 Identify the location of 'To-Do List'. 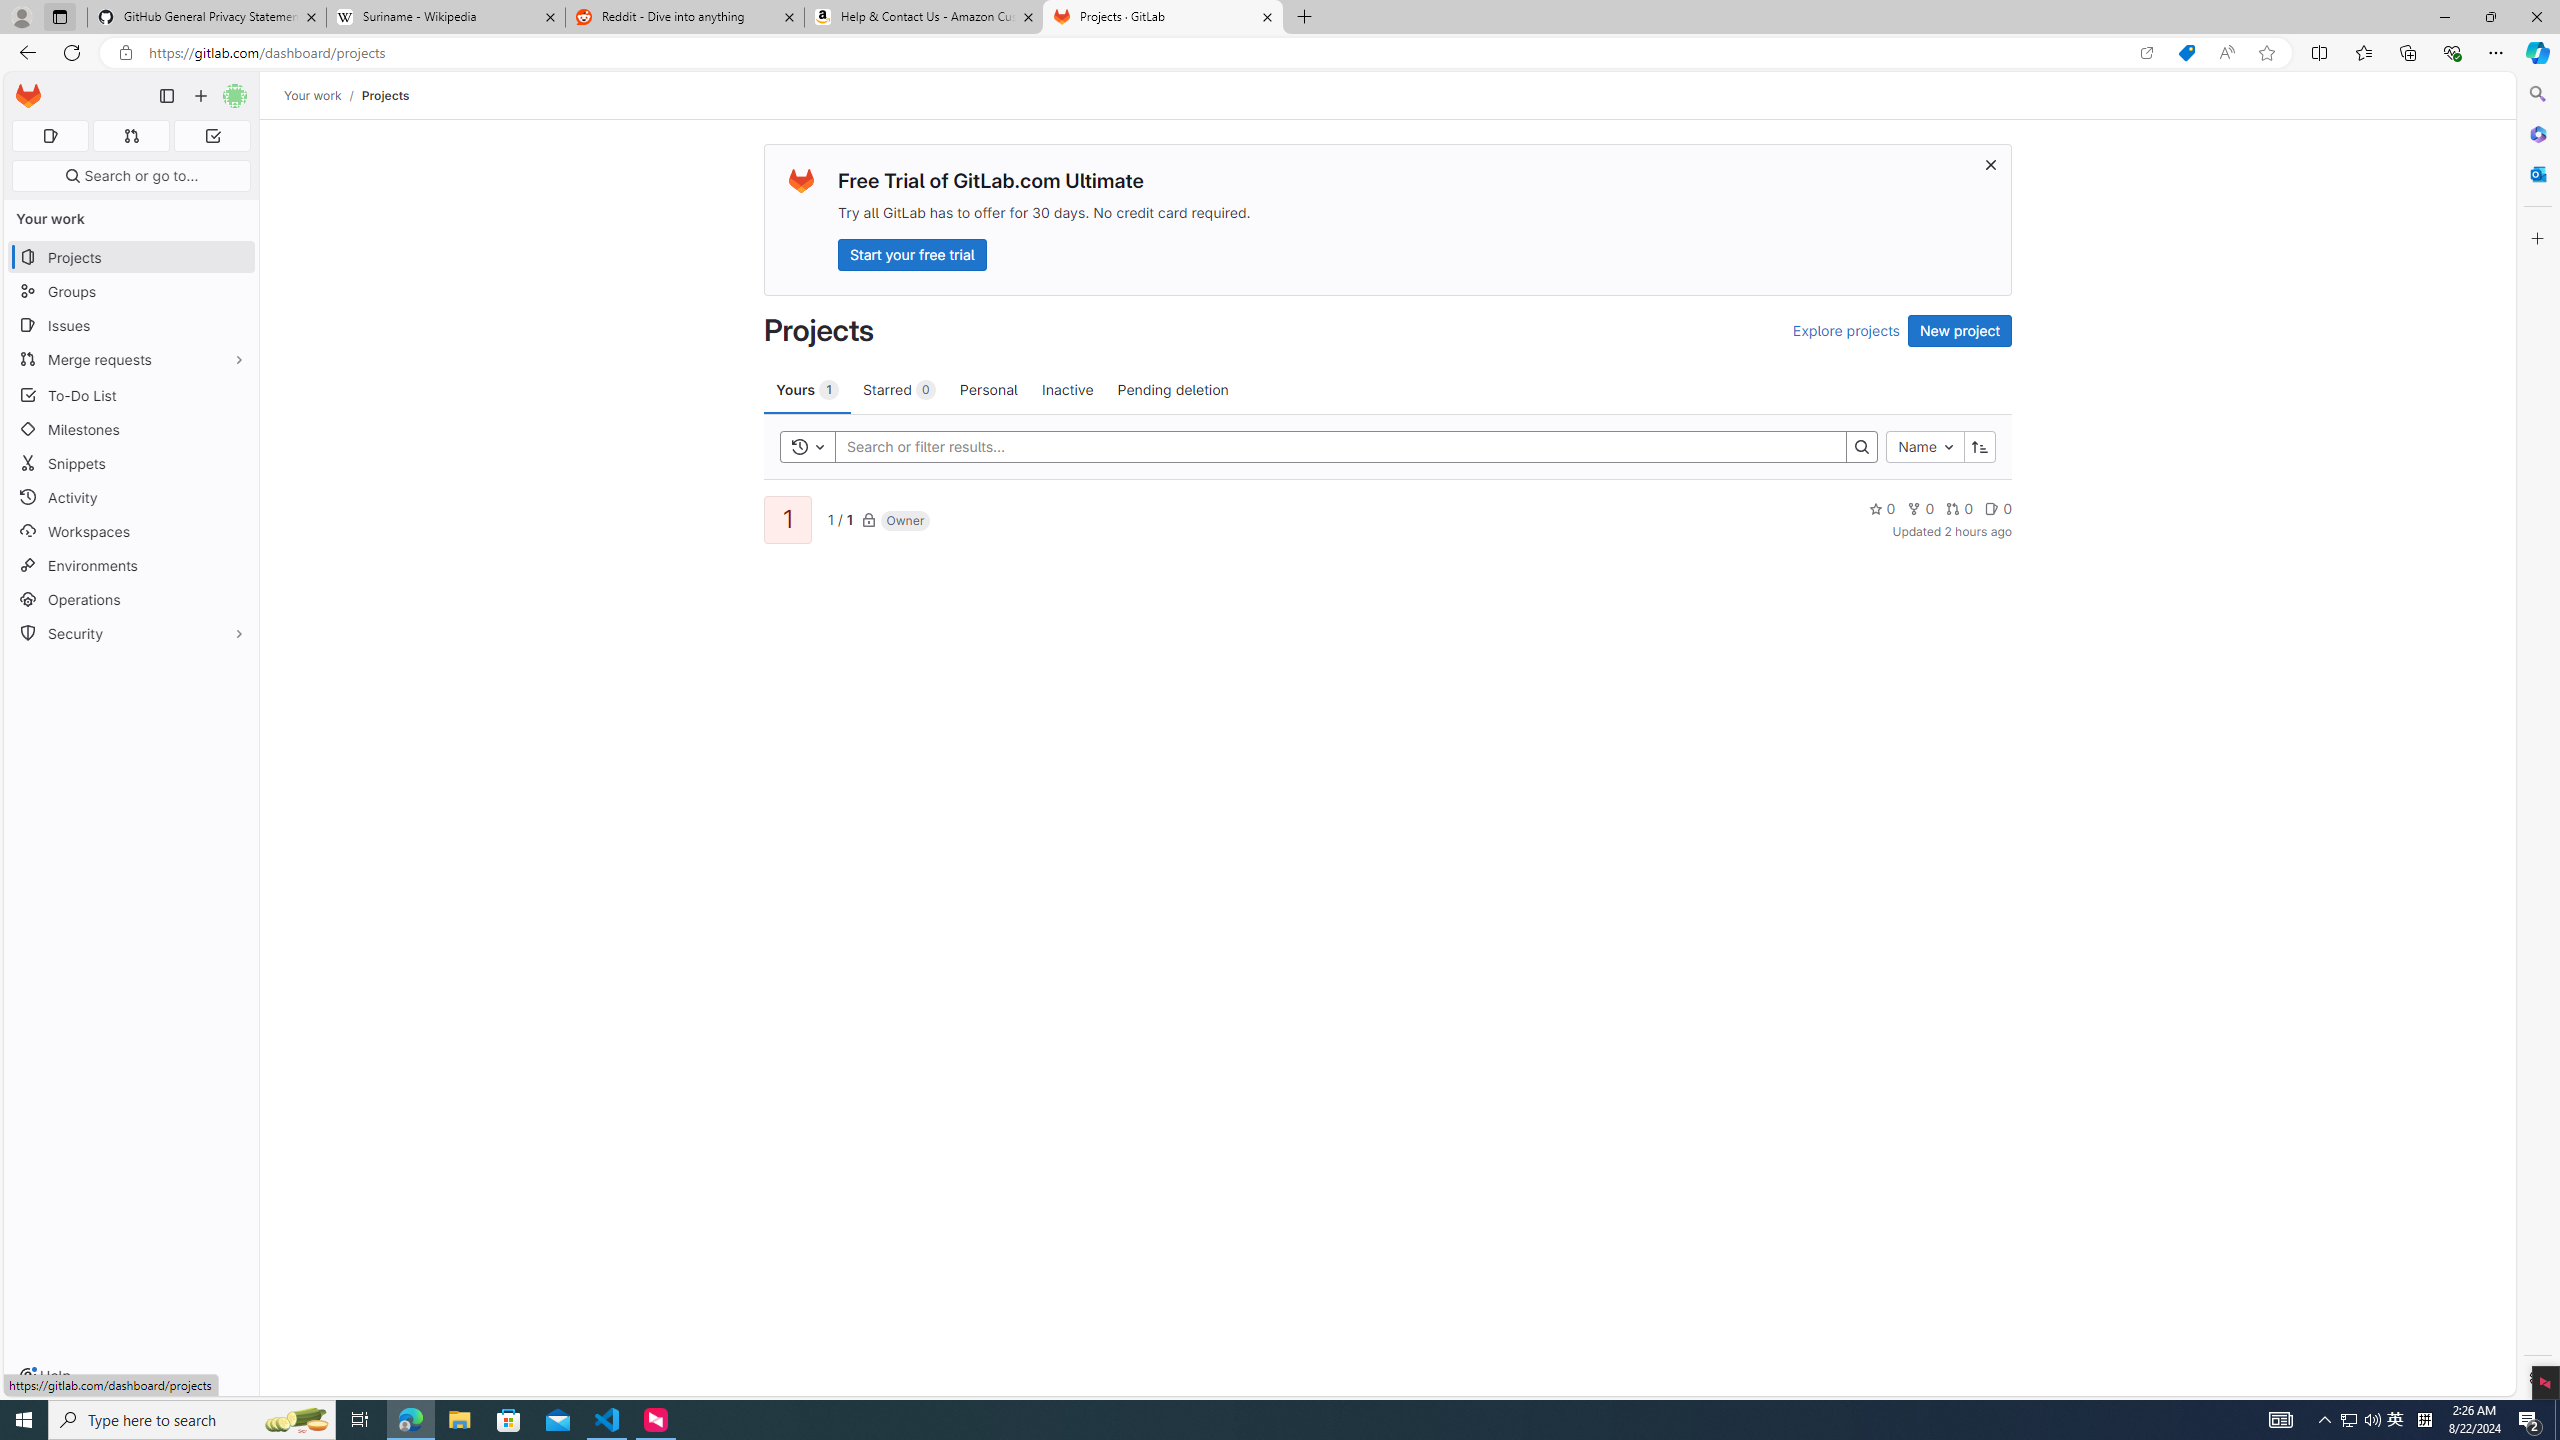
(130, 394).